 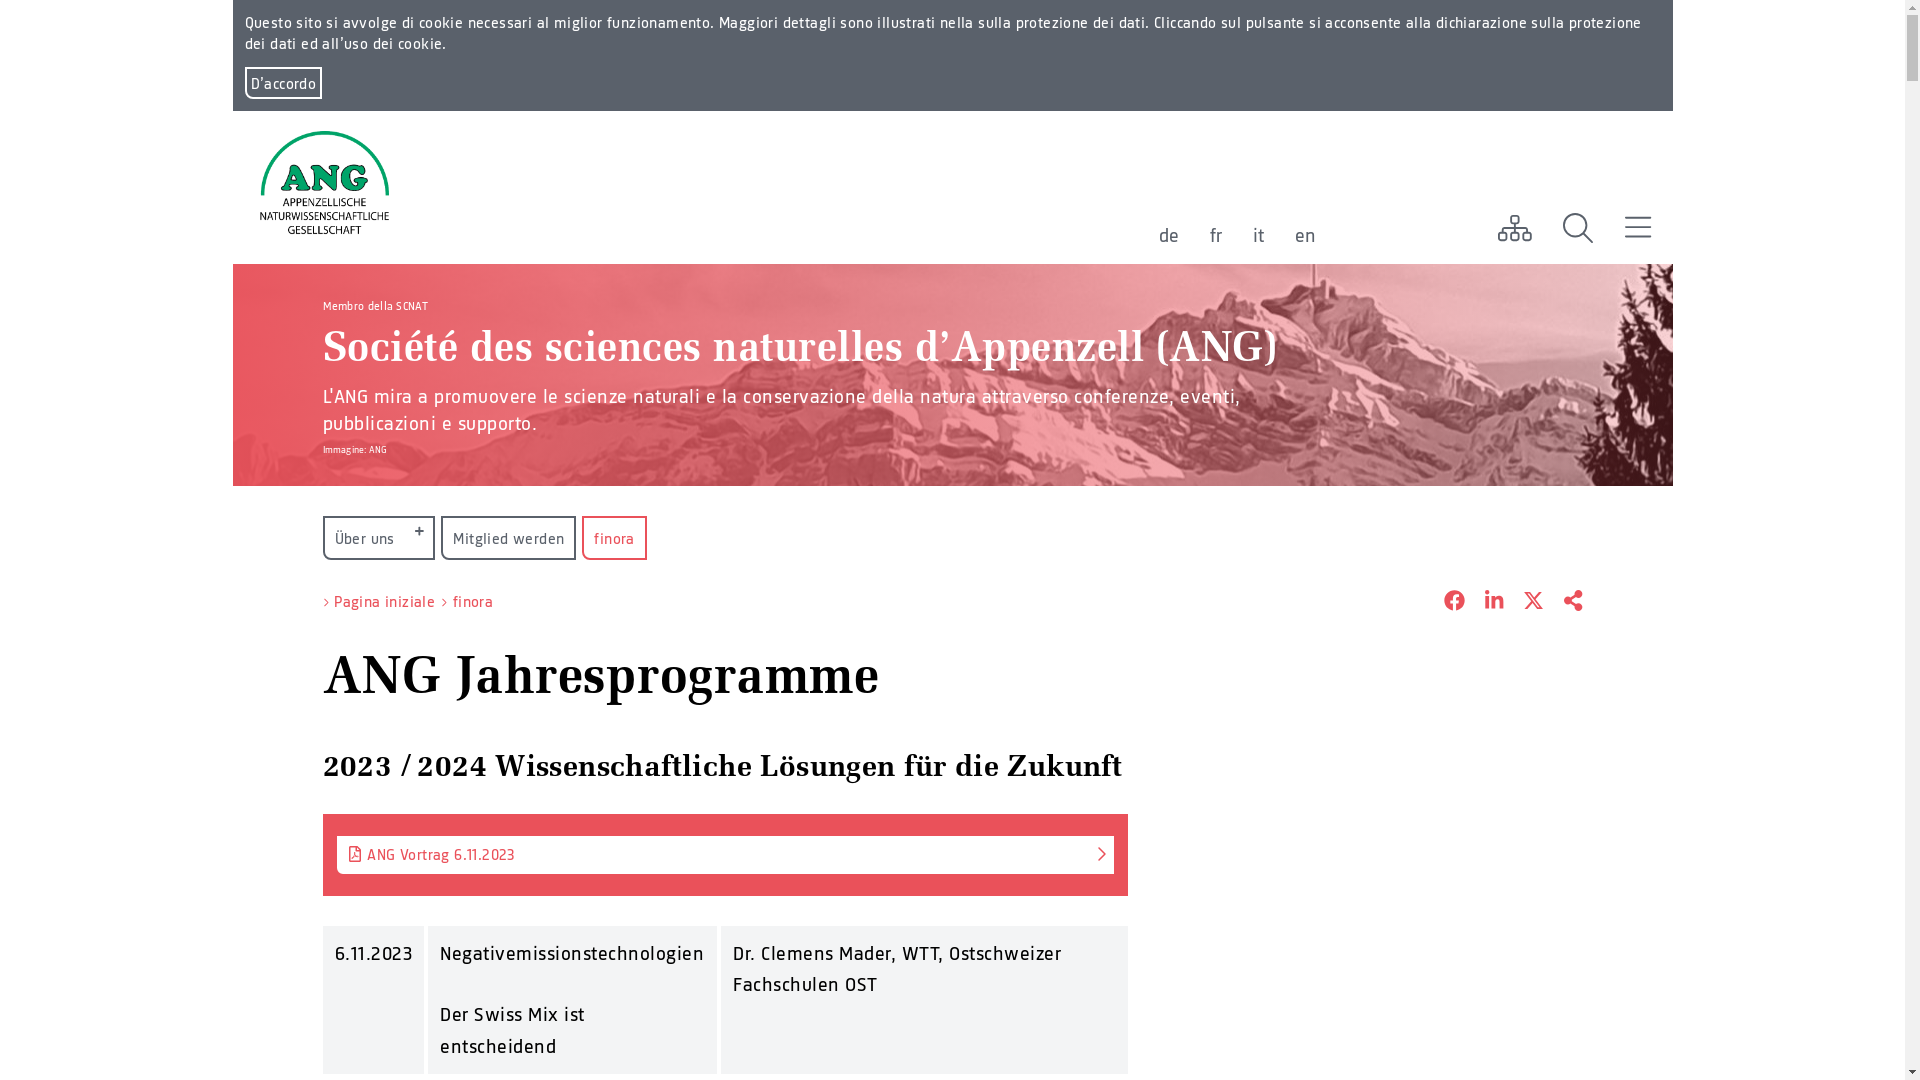 What do you see at coordinates (374, 304) in the screenshot?
I see `'Membro della SCNAT'` at bounding box center [374, 304].